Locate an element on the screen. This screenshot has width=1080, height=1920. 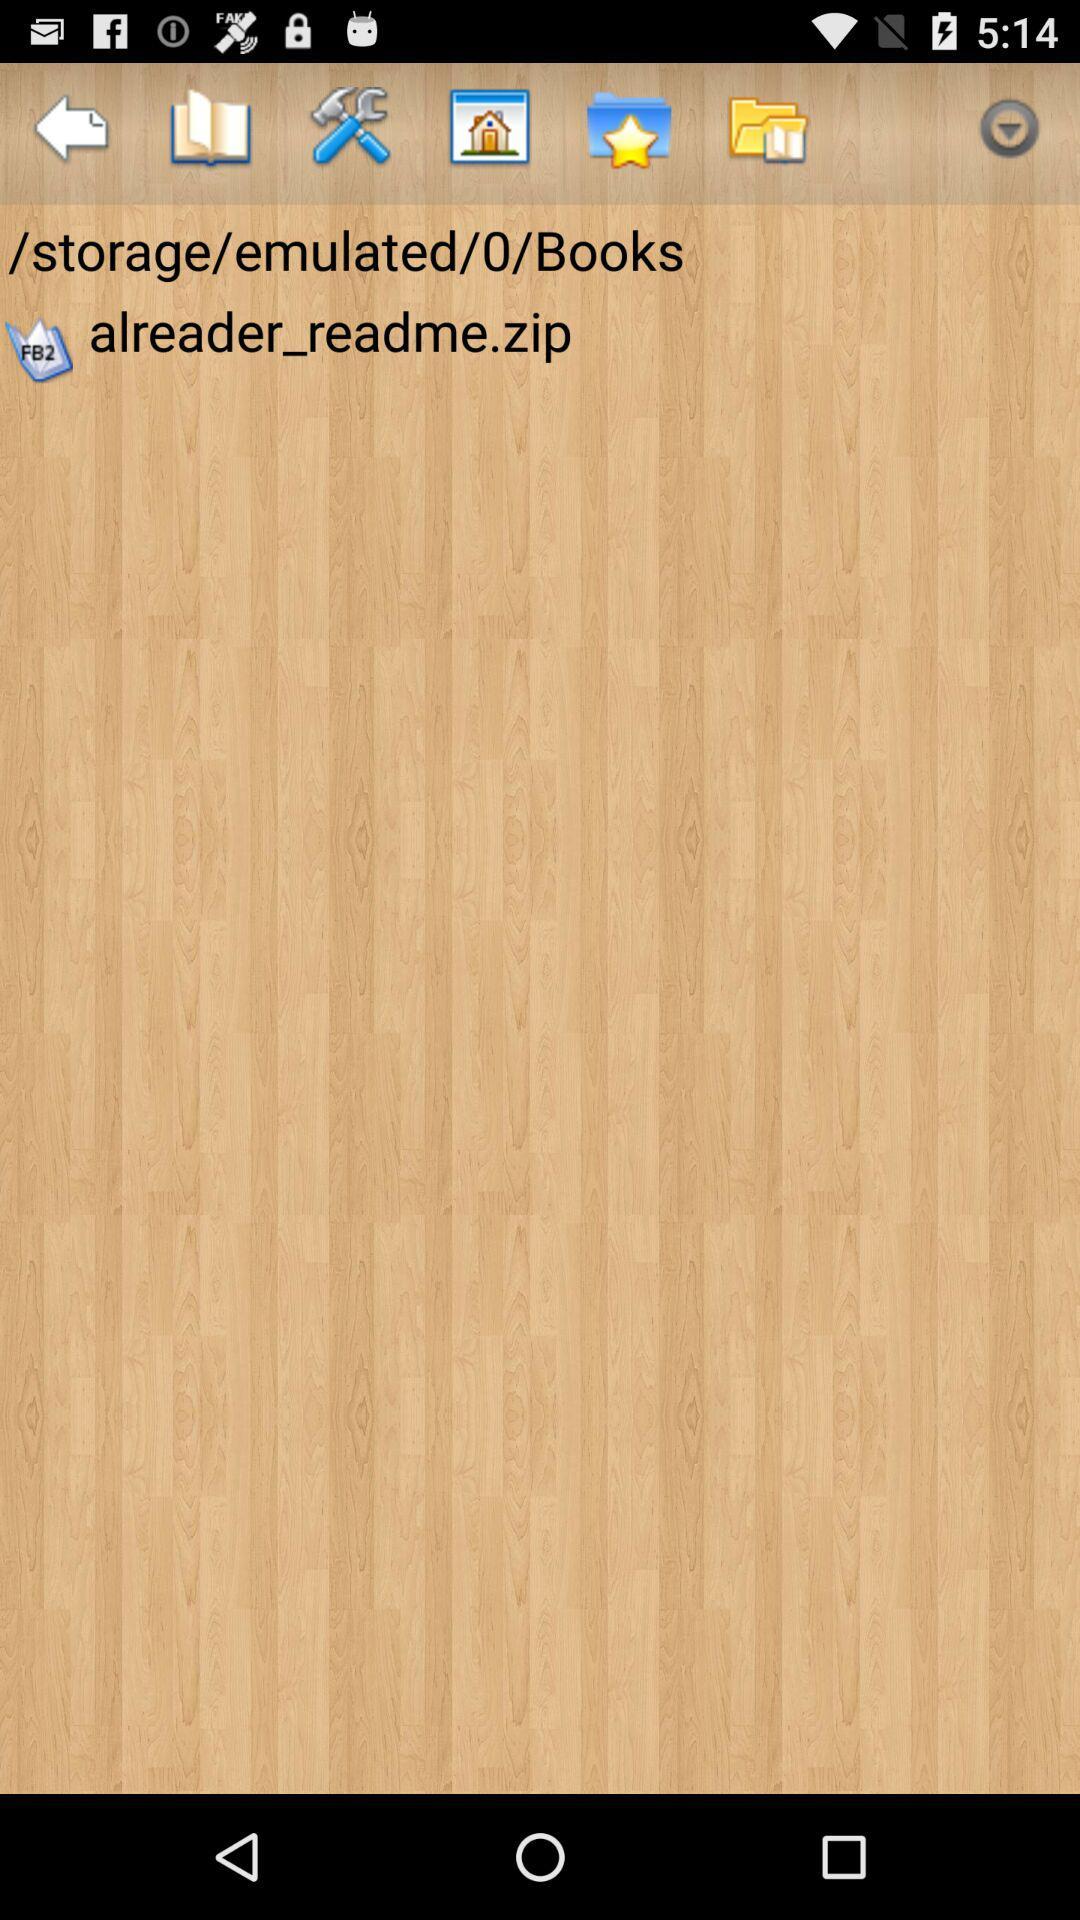
item above the storage emulated 0 is located at coordinates (489, 132).